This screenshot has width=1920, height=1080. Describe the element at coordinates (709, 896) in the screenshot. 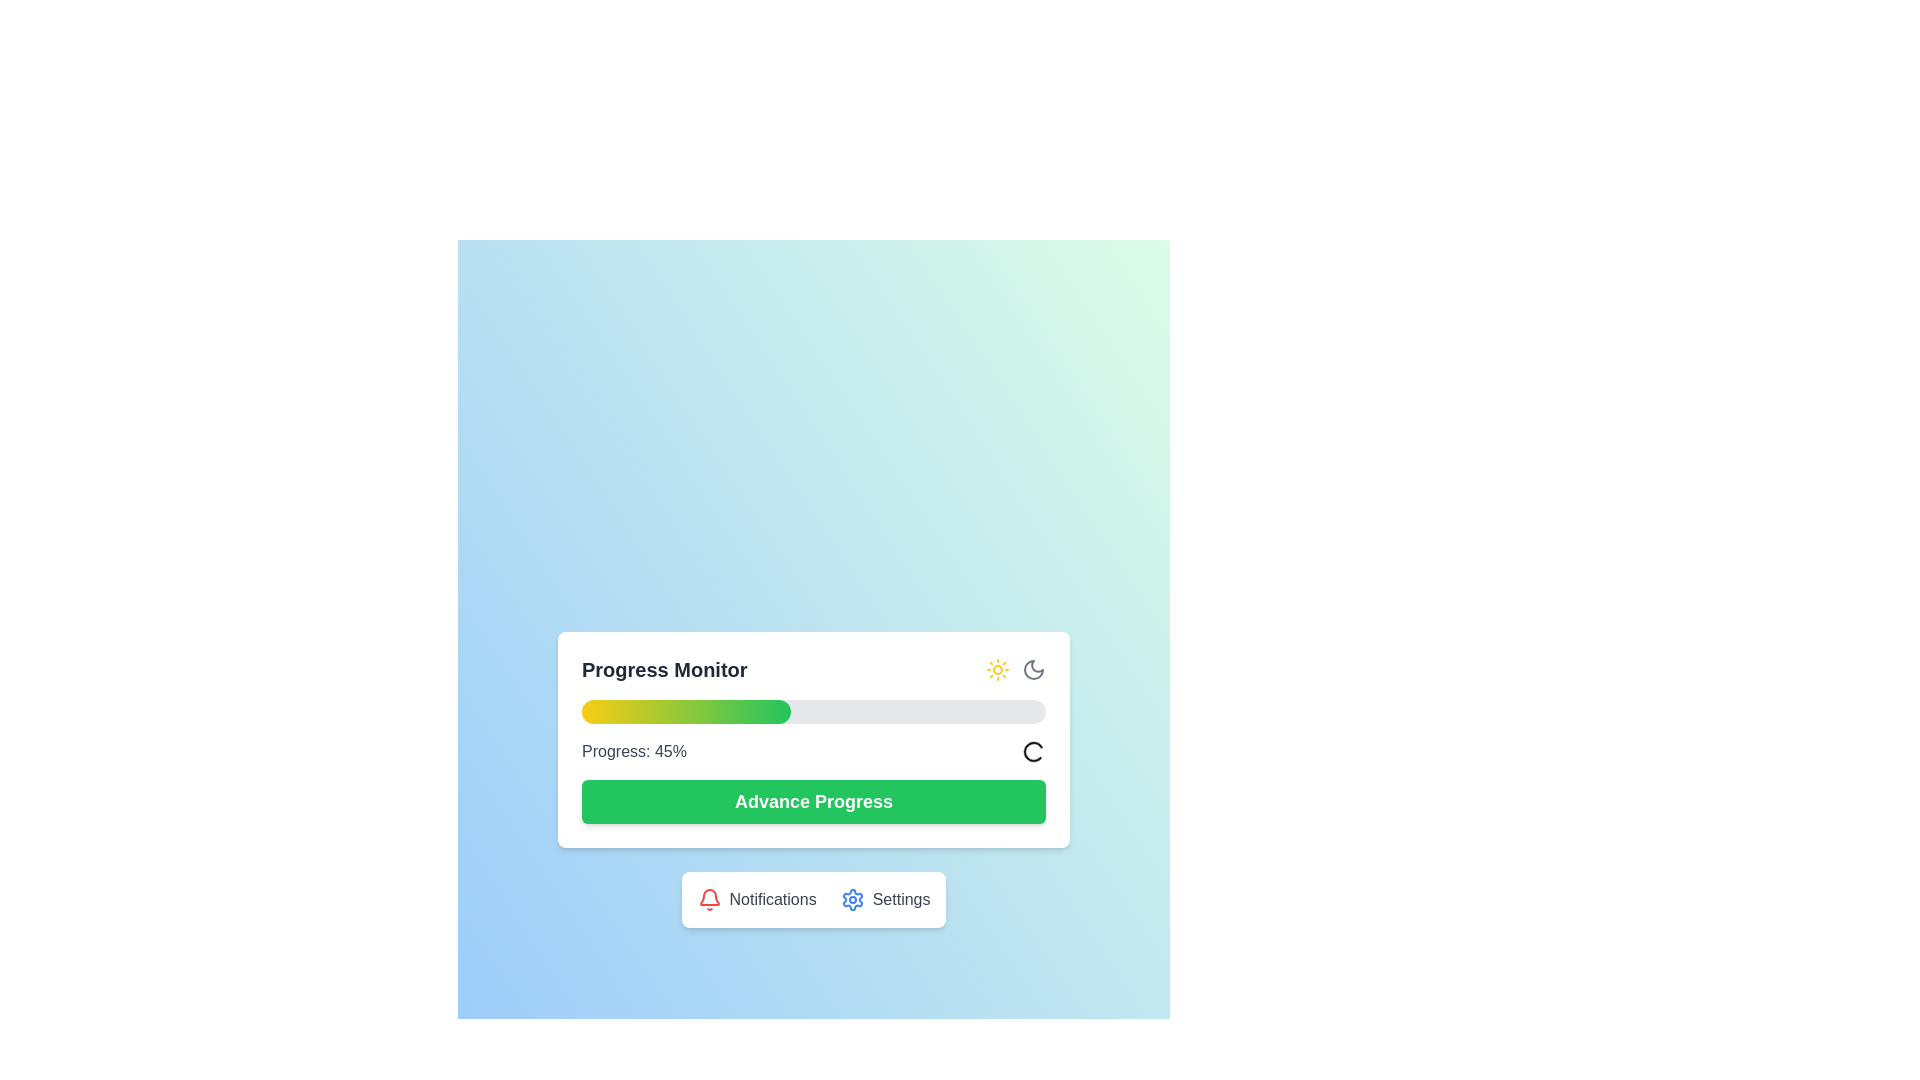

I see `the visual representation of the bell icon, which is the larger bottom region of the bell icon situated to the left of the 'Notifications' text` at that location.